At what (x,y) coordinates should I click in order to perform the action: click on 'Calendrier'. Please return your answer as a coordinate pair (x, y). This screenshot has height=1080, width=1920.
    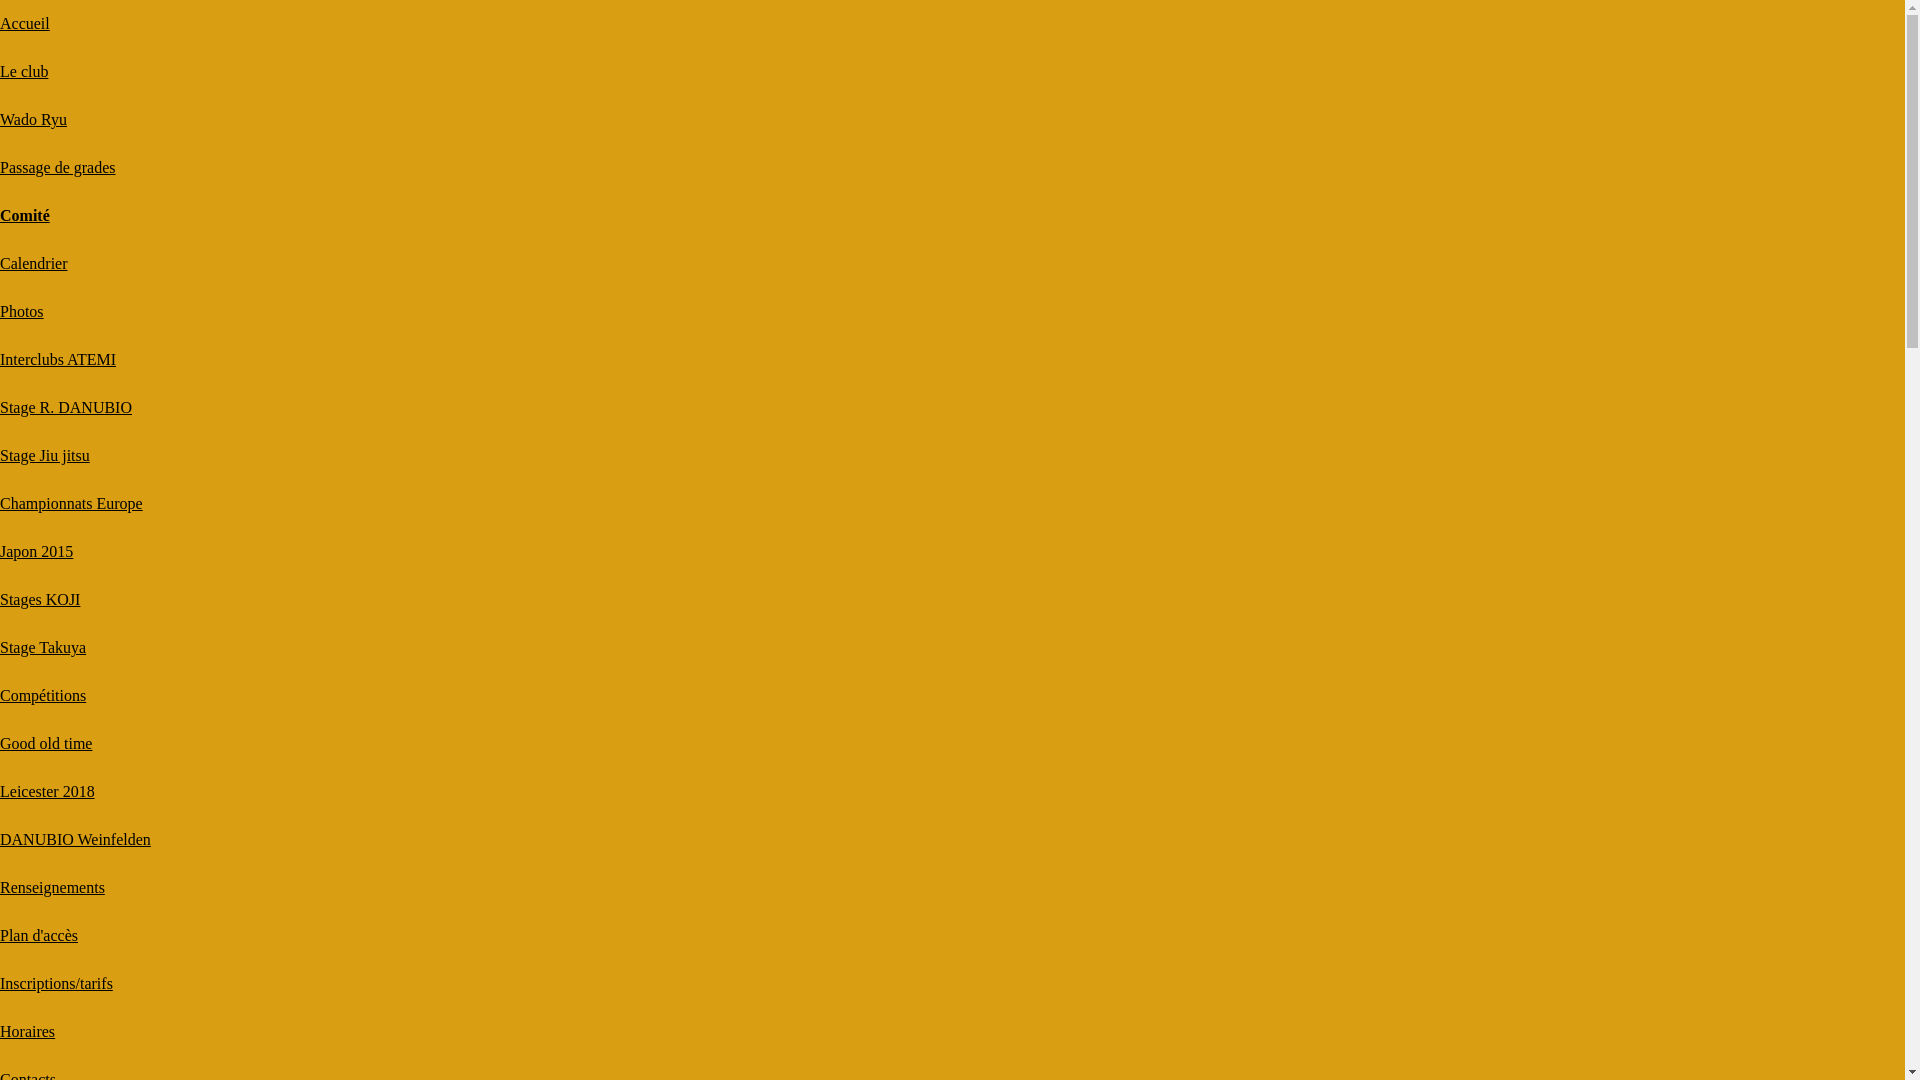
    Looking at the image, I should click on (33, 262).